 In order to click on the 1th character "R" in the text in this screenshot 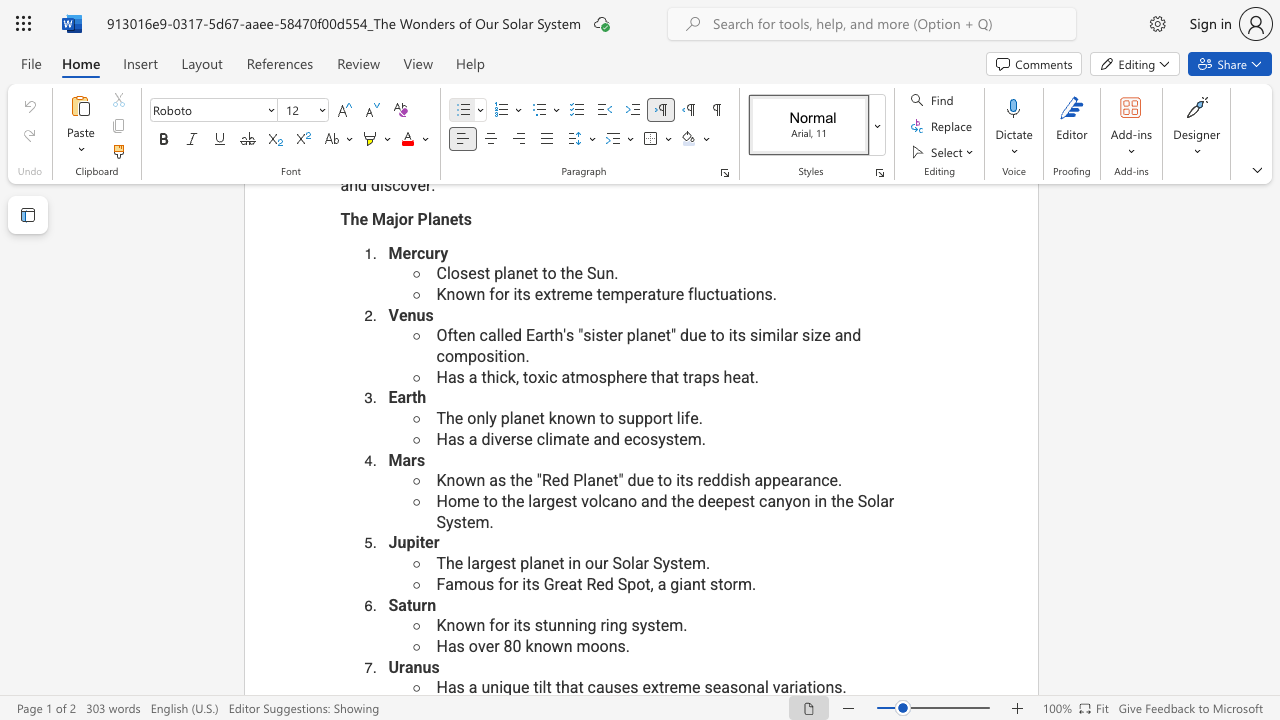, I will do `click(590, 584)`.